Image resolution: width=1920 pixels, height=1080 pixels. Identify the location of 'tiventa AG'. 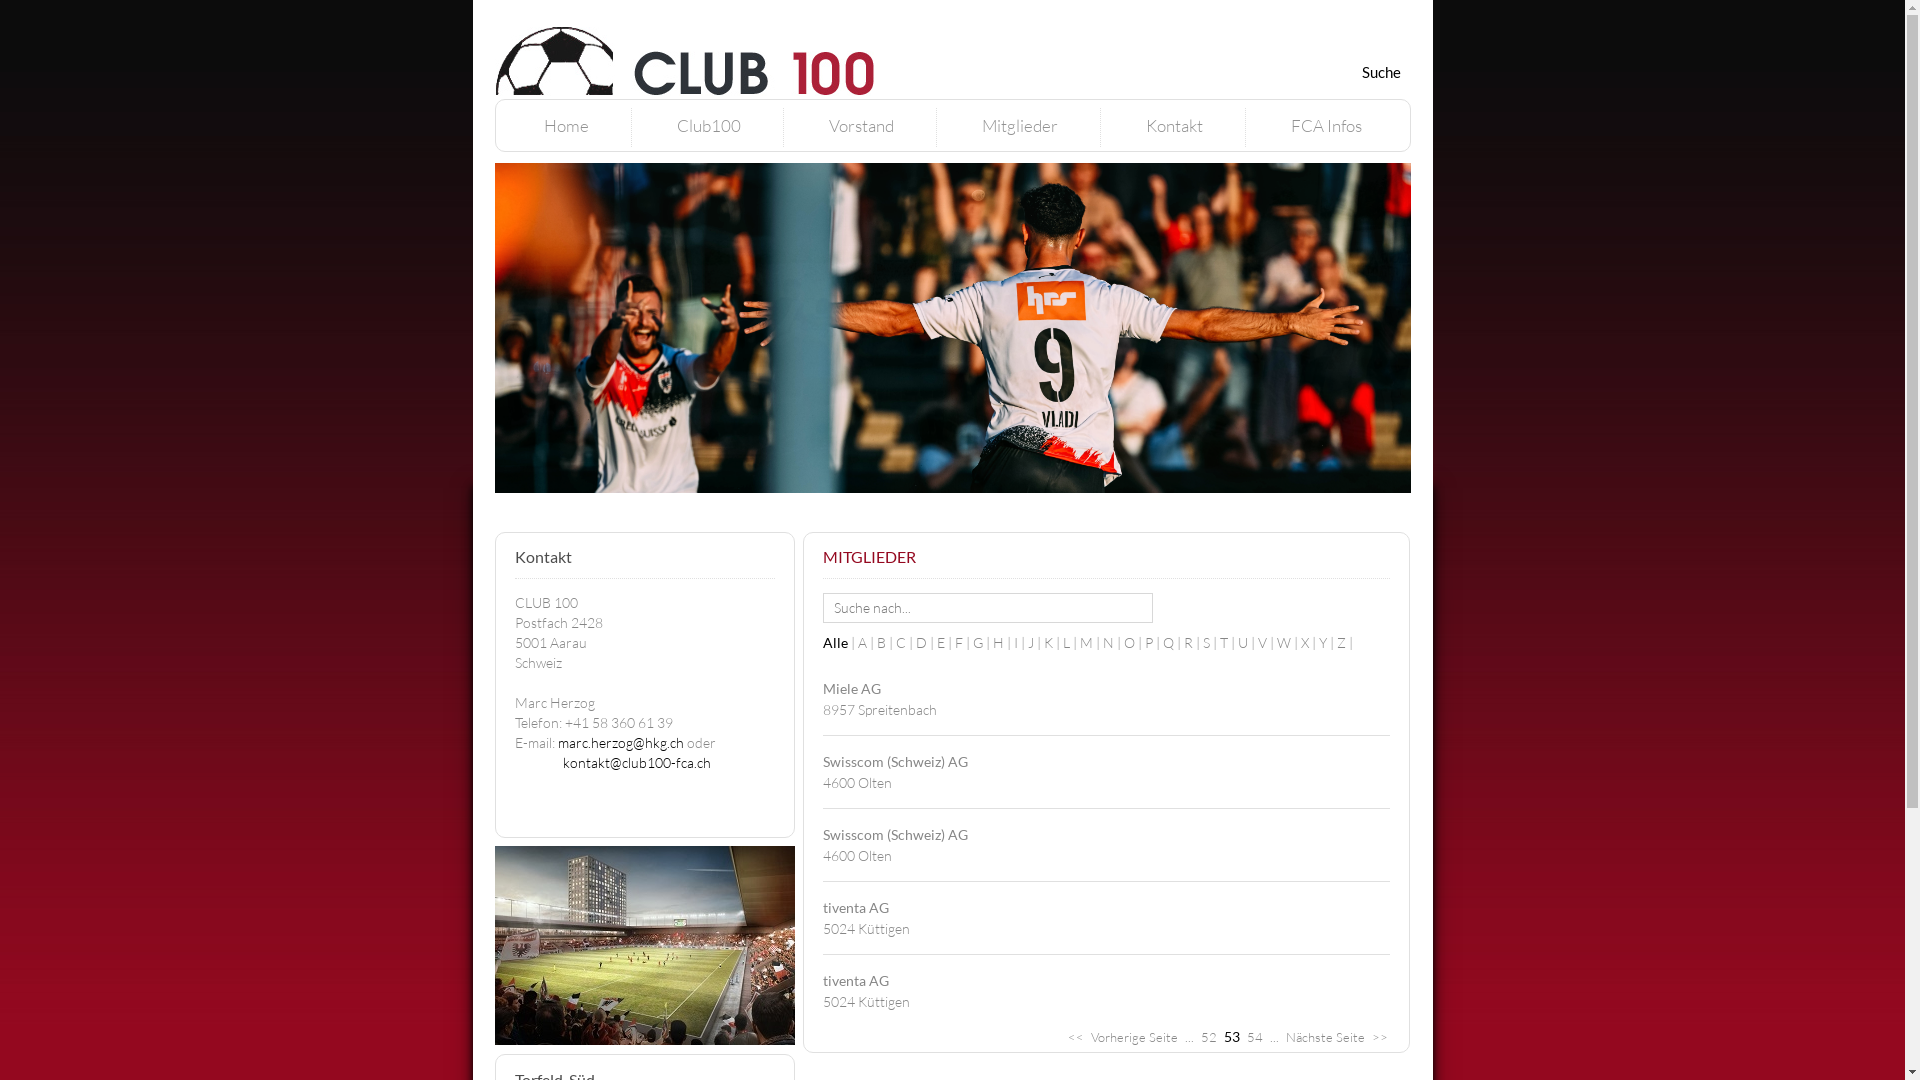
(854, 979).